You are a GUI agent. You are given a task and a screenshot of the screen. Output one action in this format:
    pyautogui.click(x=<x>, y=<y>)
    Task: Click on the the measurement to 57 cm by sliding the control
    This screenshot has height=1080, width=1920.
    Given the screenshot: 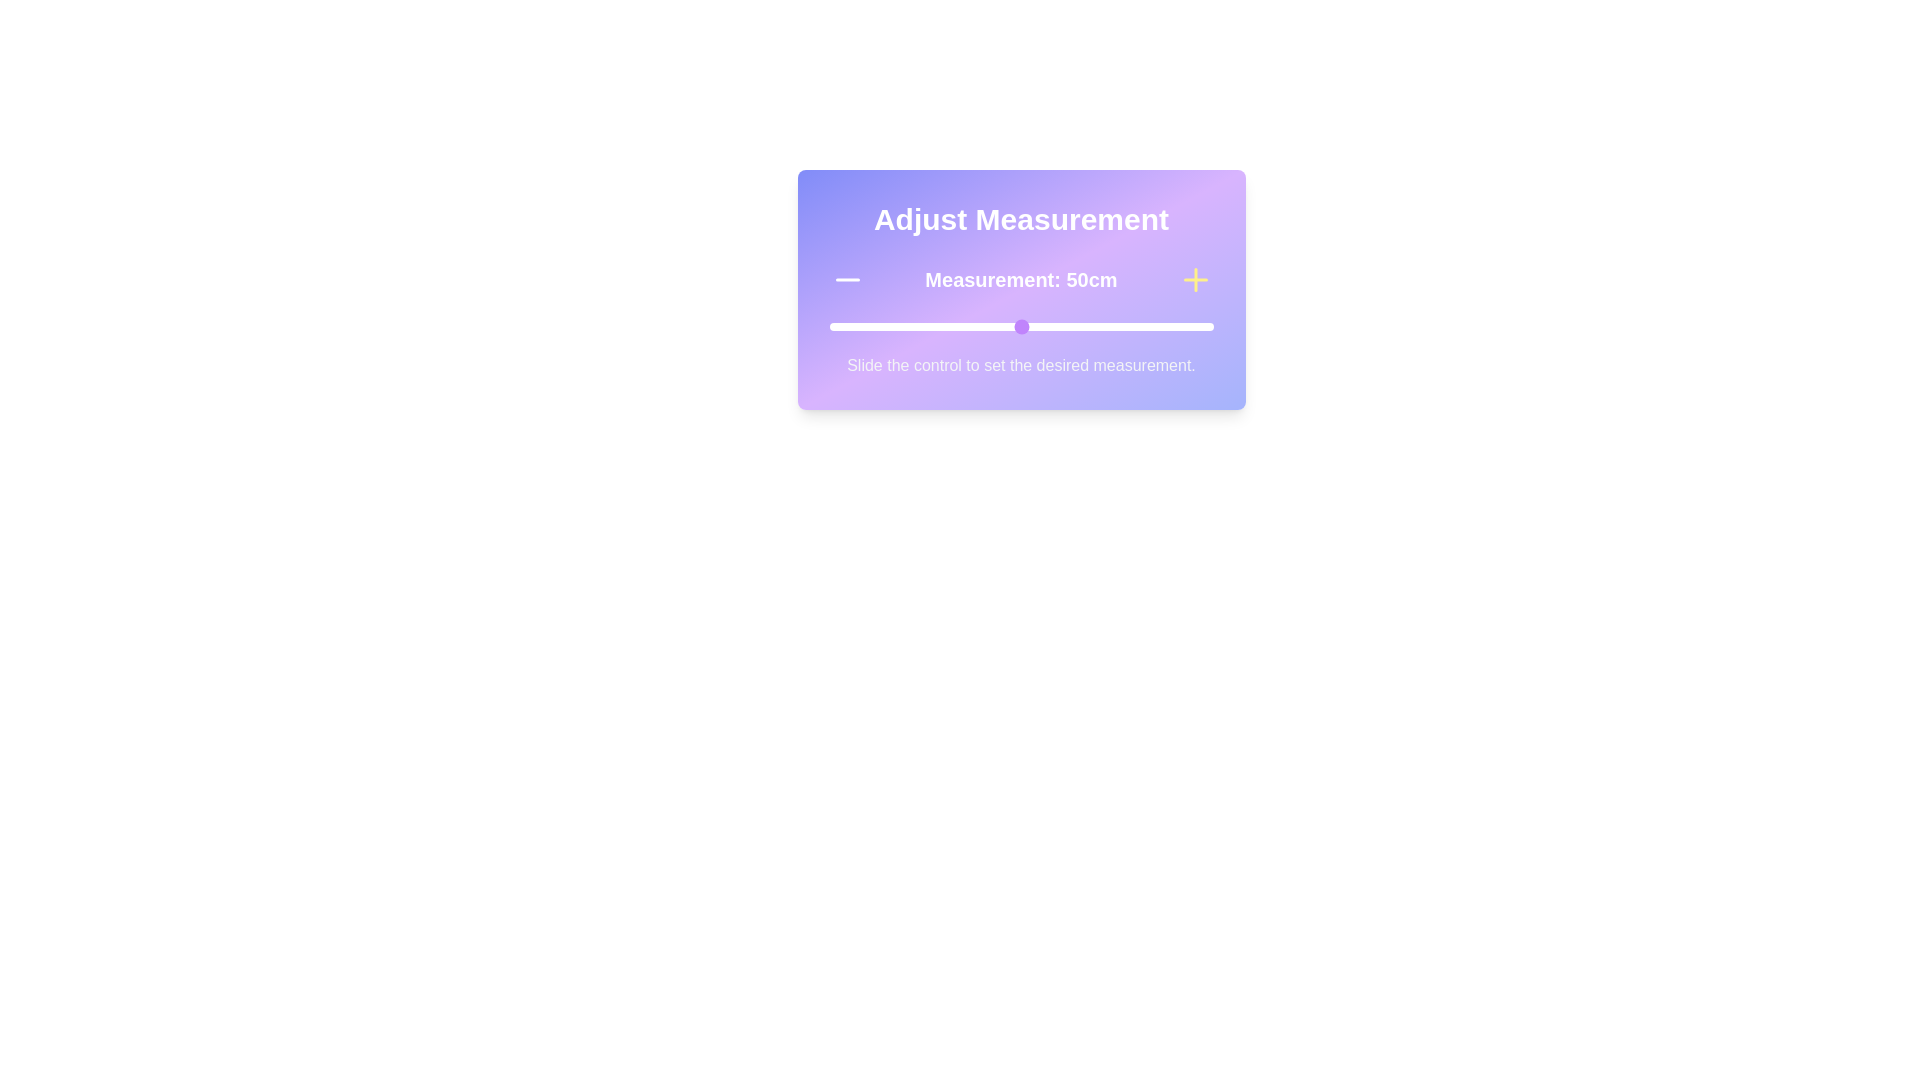 What is the action you would take?
    pyautogui.click(x=1047, y=326)
    